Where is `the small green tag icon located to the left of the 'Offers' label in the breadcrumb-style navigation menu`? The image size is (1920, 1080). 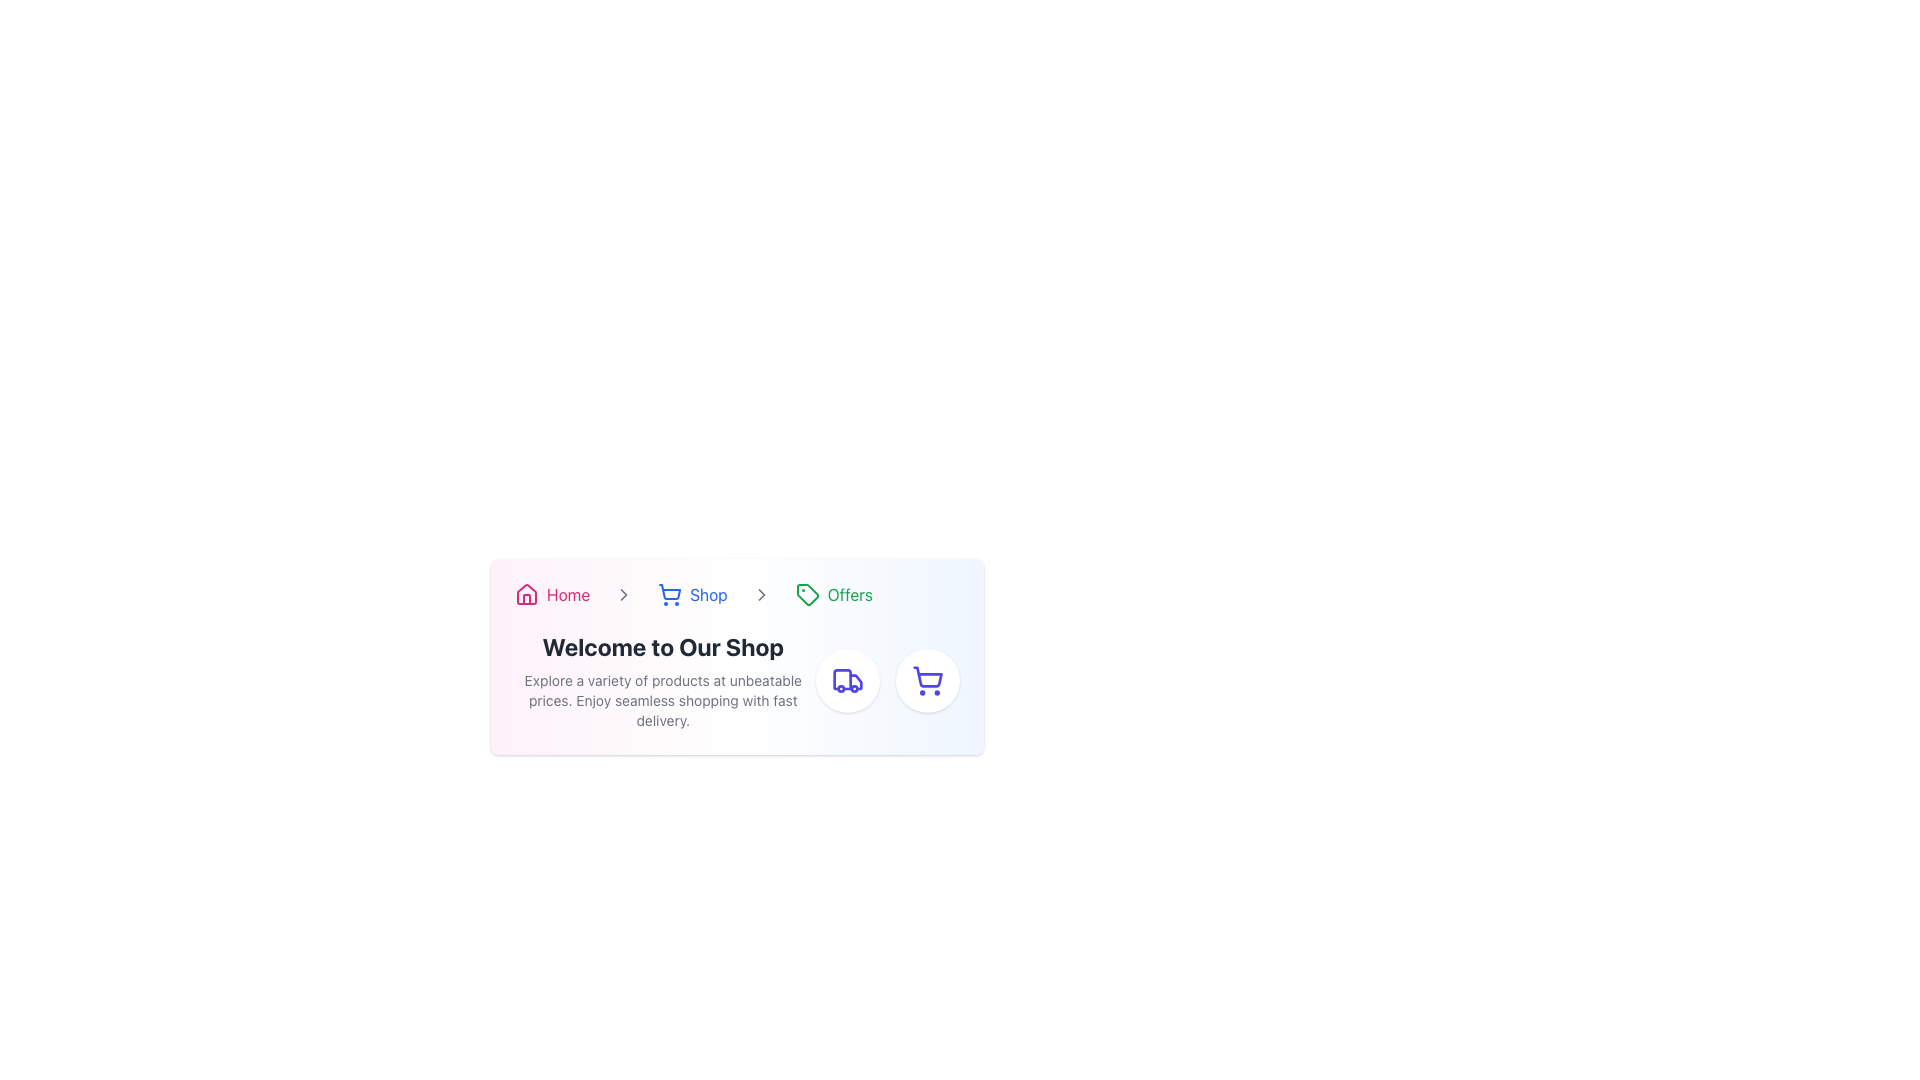
the small green tag icon located to the left of the 'Offers' label in the breadcrumb-style navigation menu is located at coordinates (807, 593).